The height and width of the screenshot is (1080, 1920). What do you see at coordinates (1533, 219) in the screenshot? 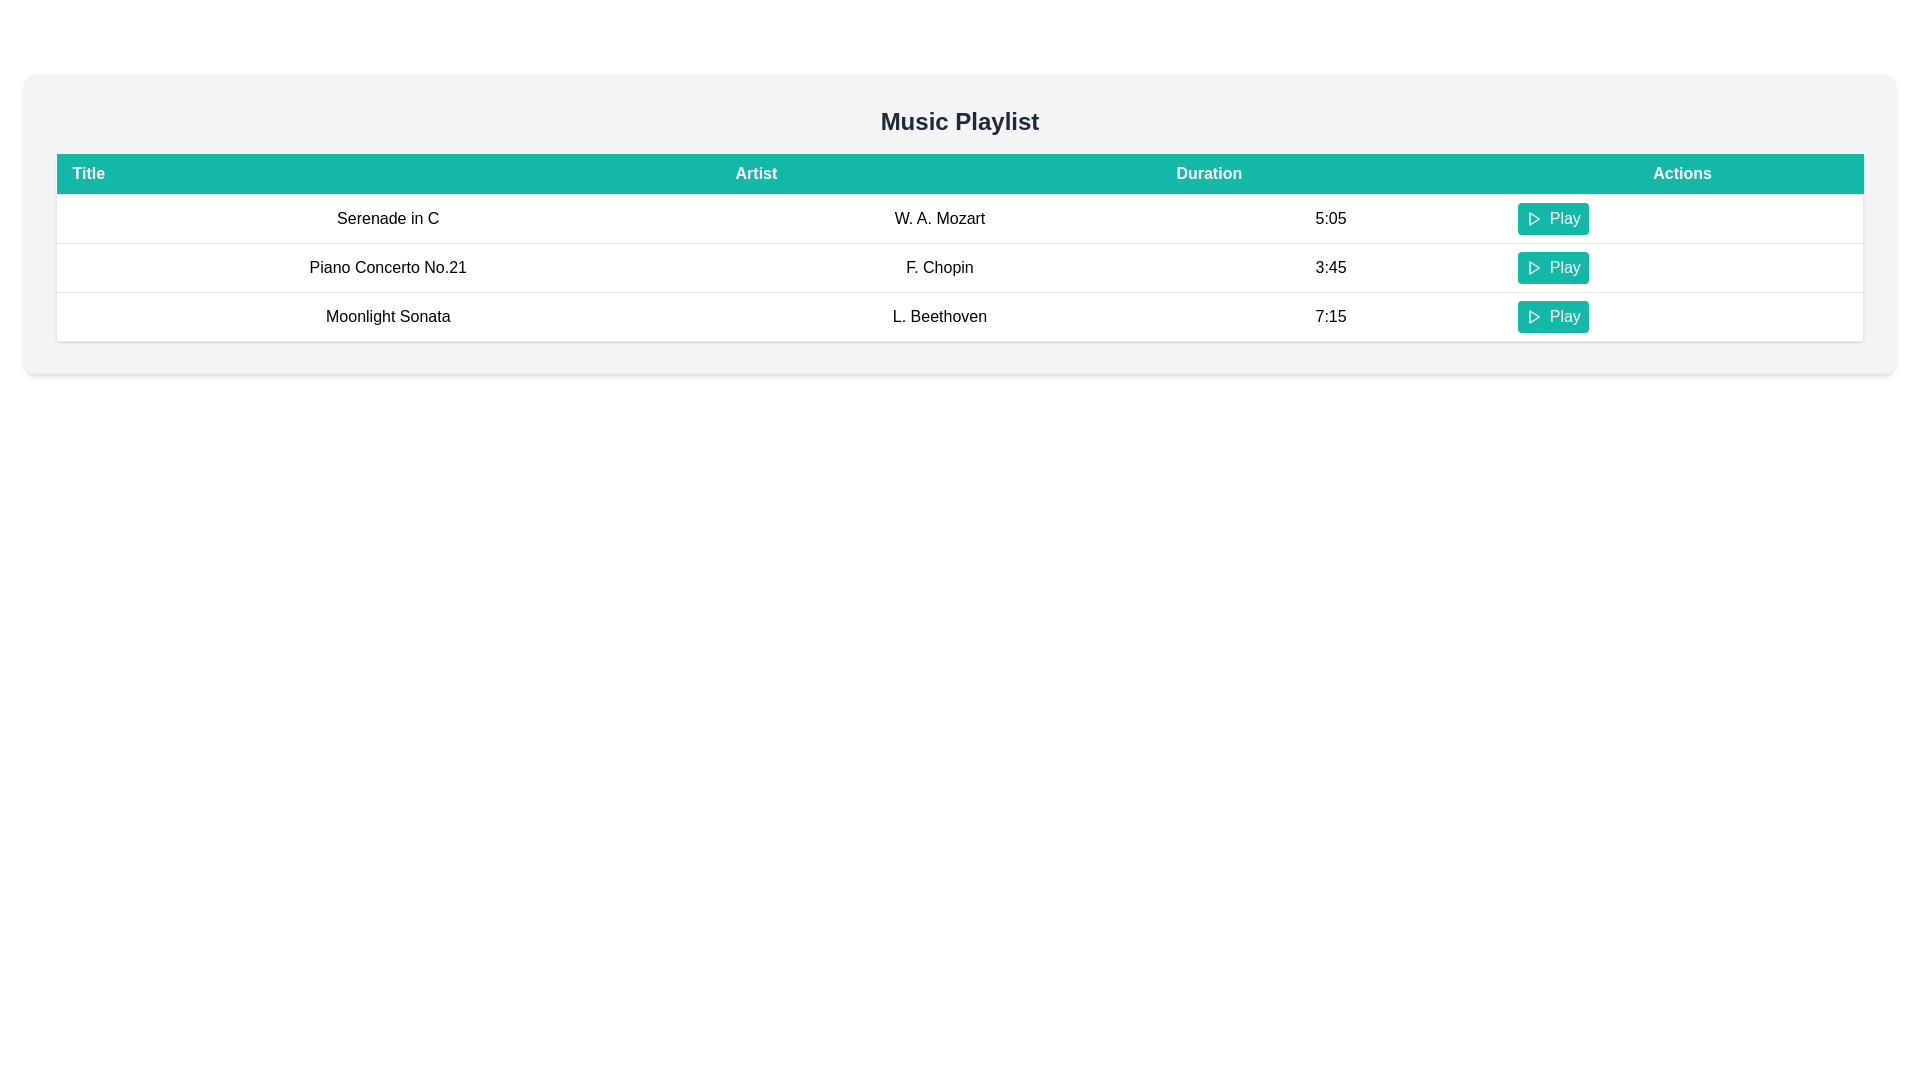
I see `the play button for the 'Serenade in C' track, which is represented by a triangular SVG graphical element in the 'Actions' column of the first row of the table` at bounding box center [1533, 219].